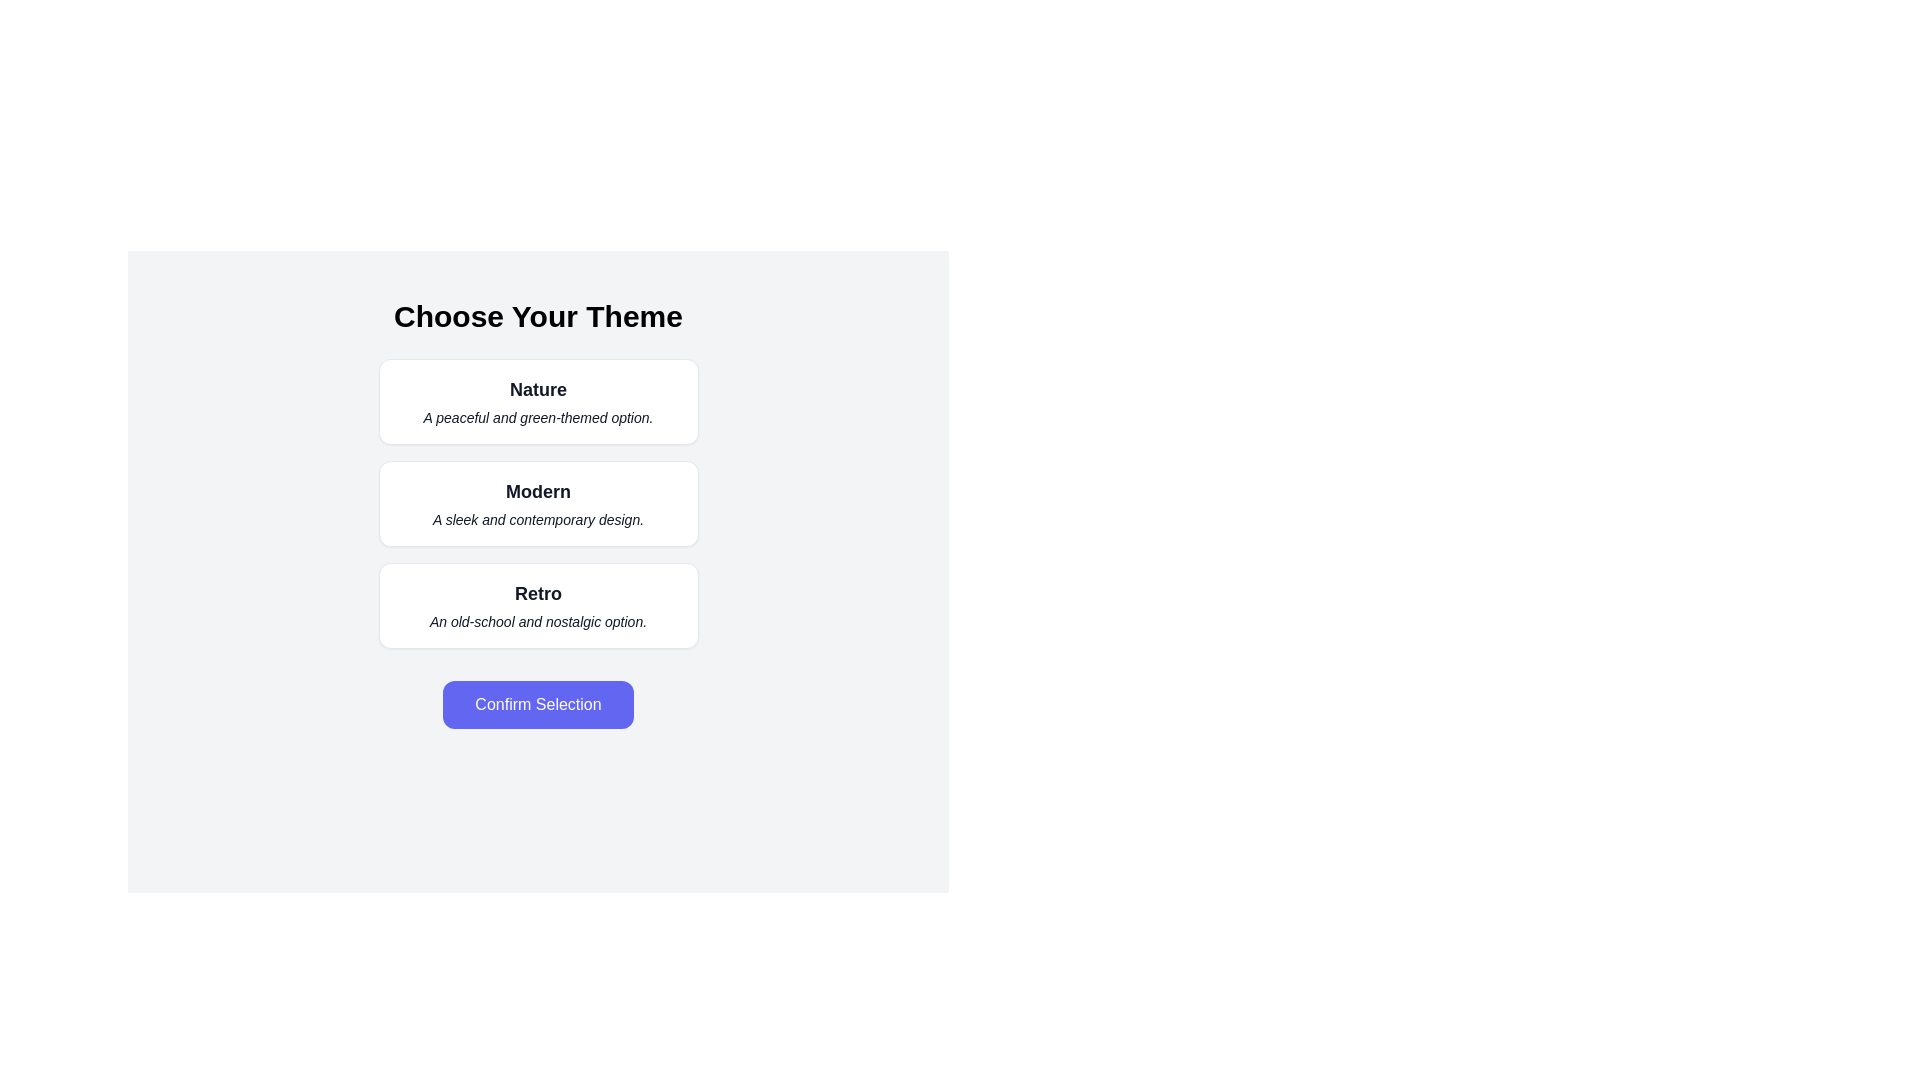 The width and height of the screenshot is (1920, 1080). Describe the element at coordinates (538, 704) in the screenshot. I see `the confirmation button located directly below the options 'Nature,' 'Modern,' and 'Retro' to finalize the user's choice` at that location.